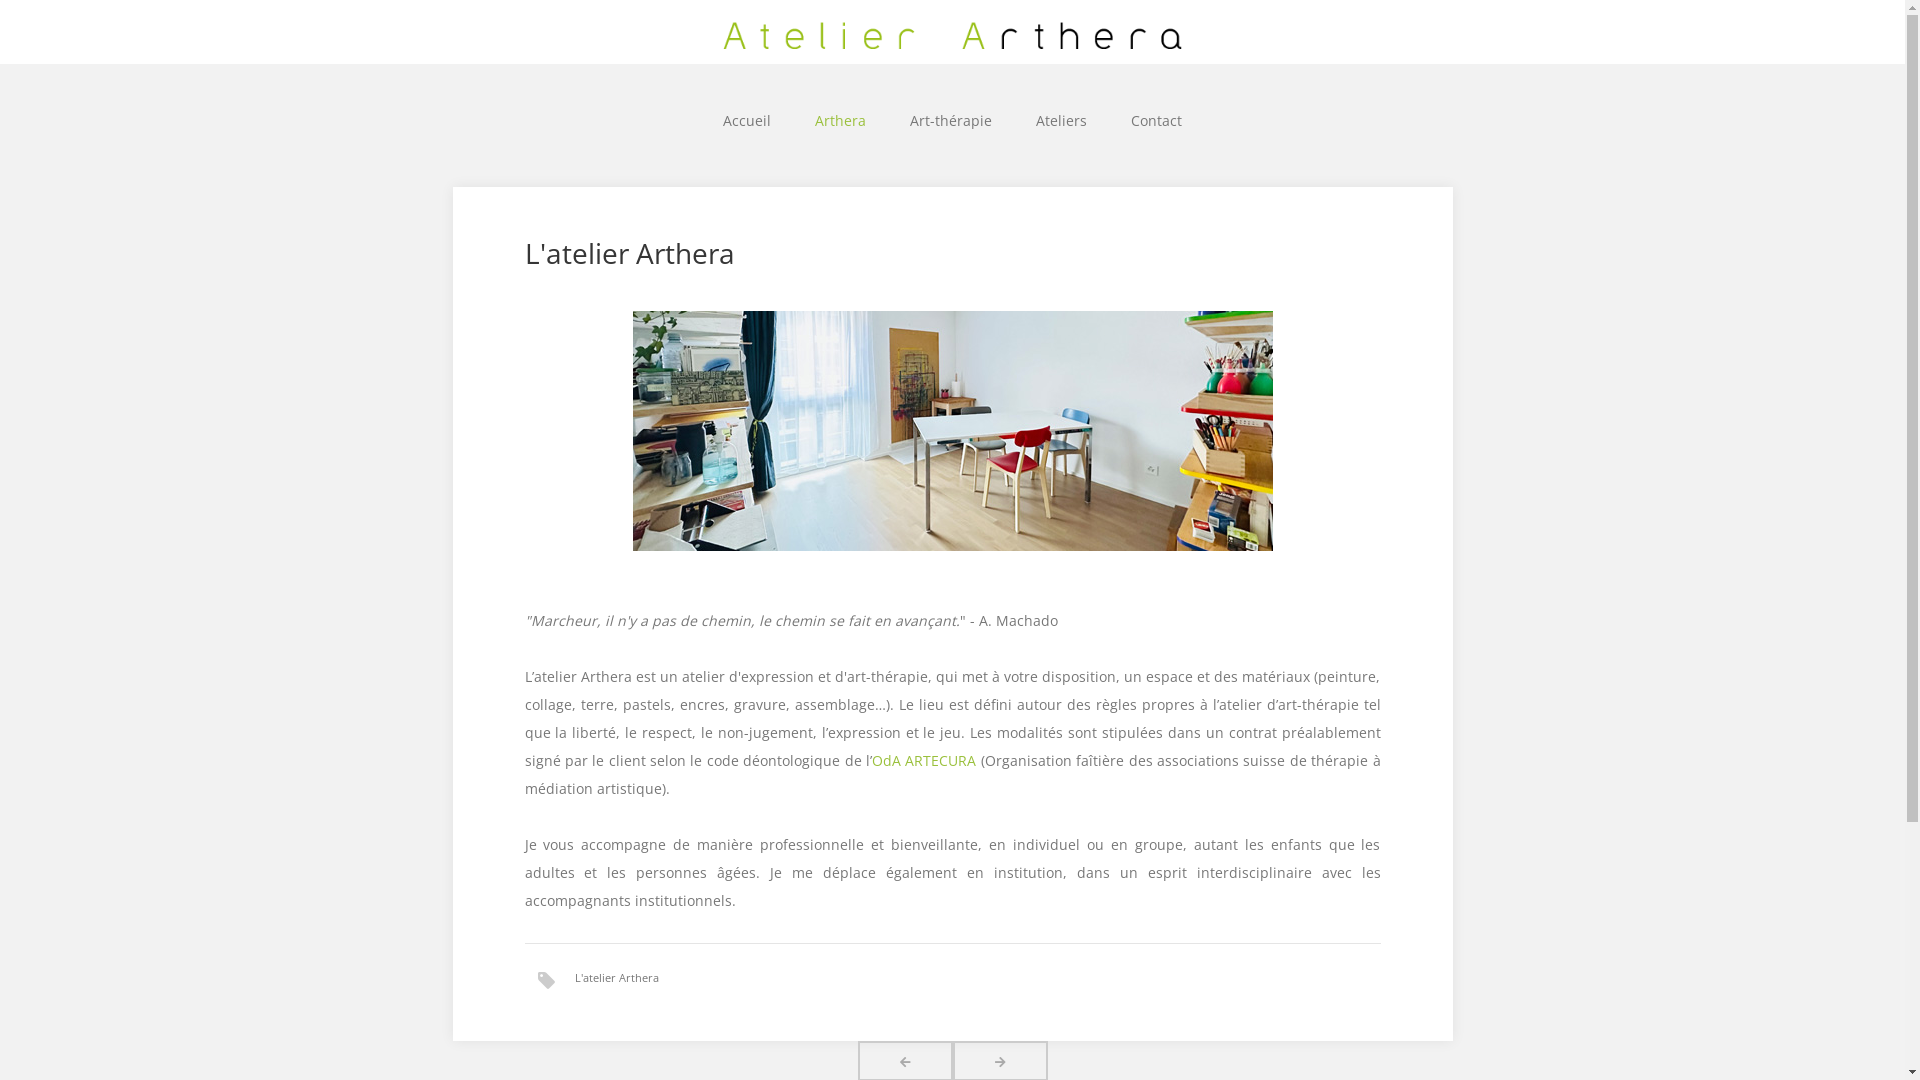 The width and height of the screenshot is (1920, 1080). What do you see at coordinates (840, 119) in the screenshot?
I see `'Arthera'` at bounding box center [840, 119].